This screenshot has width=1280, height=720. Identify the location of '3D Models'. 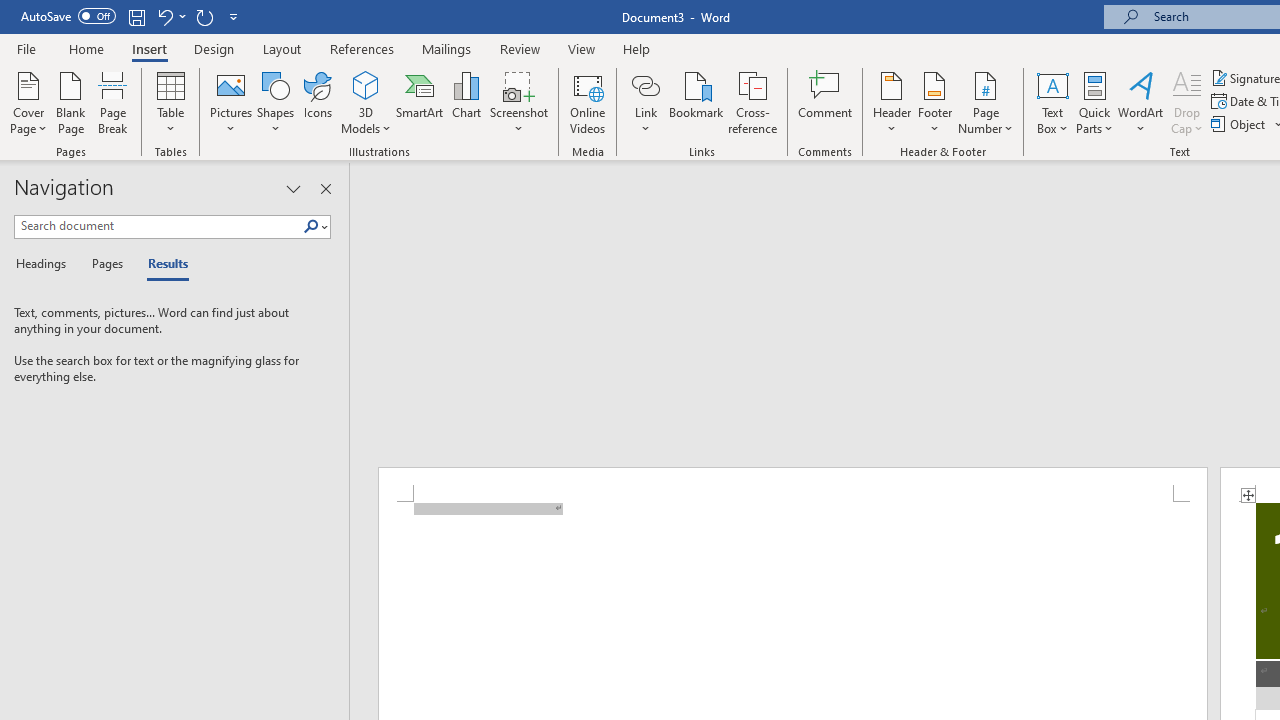
(366, 103).